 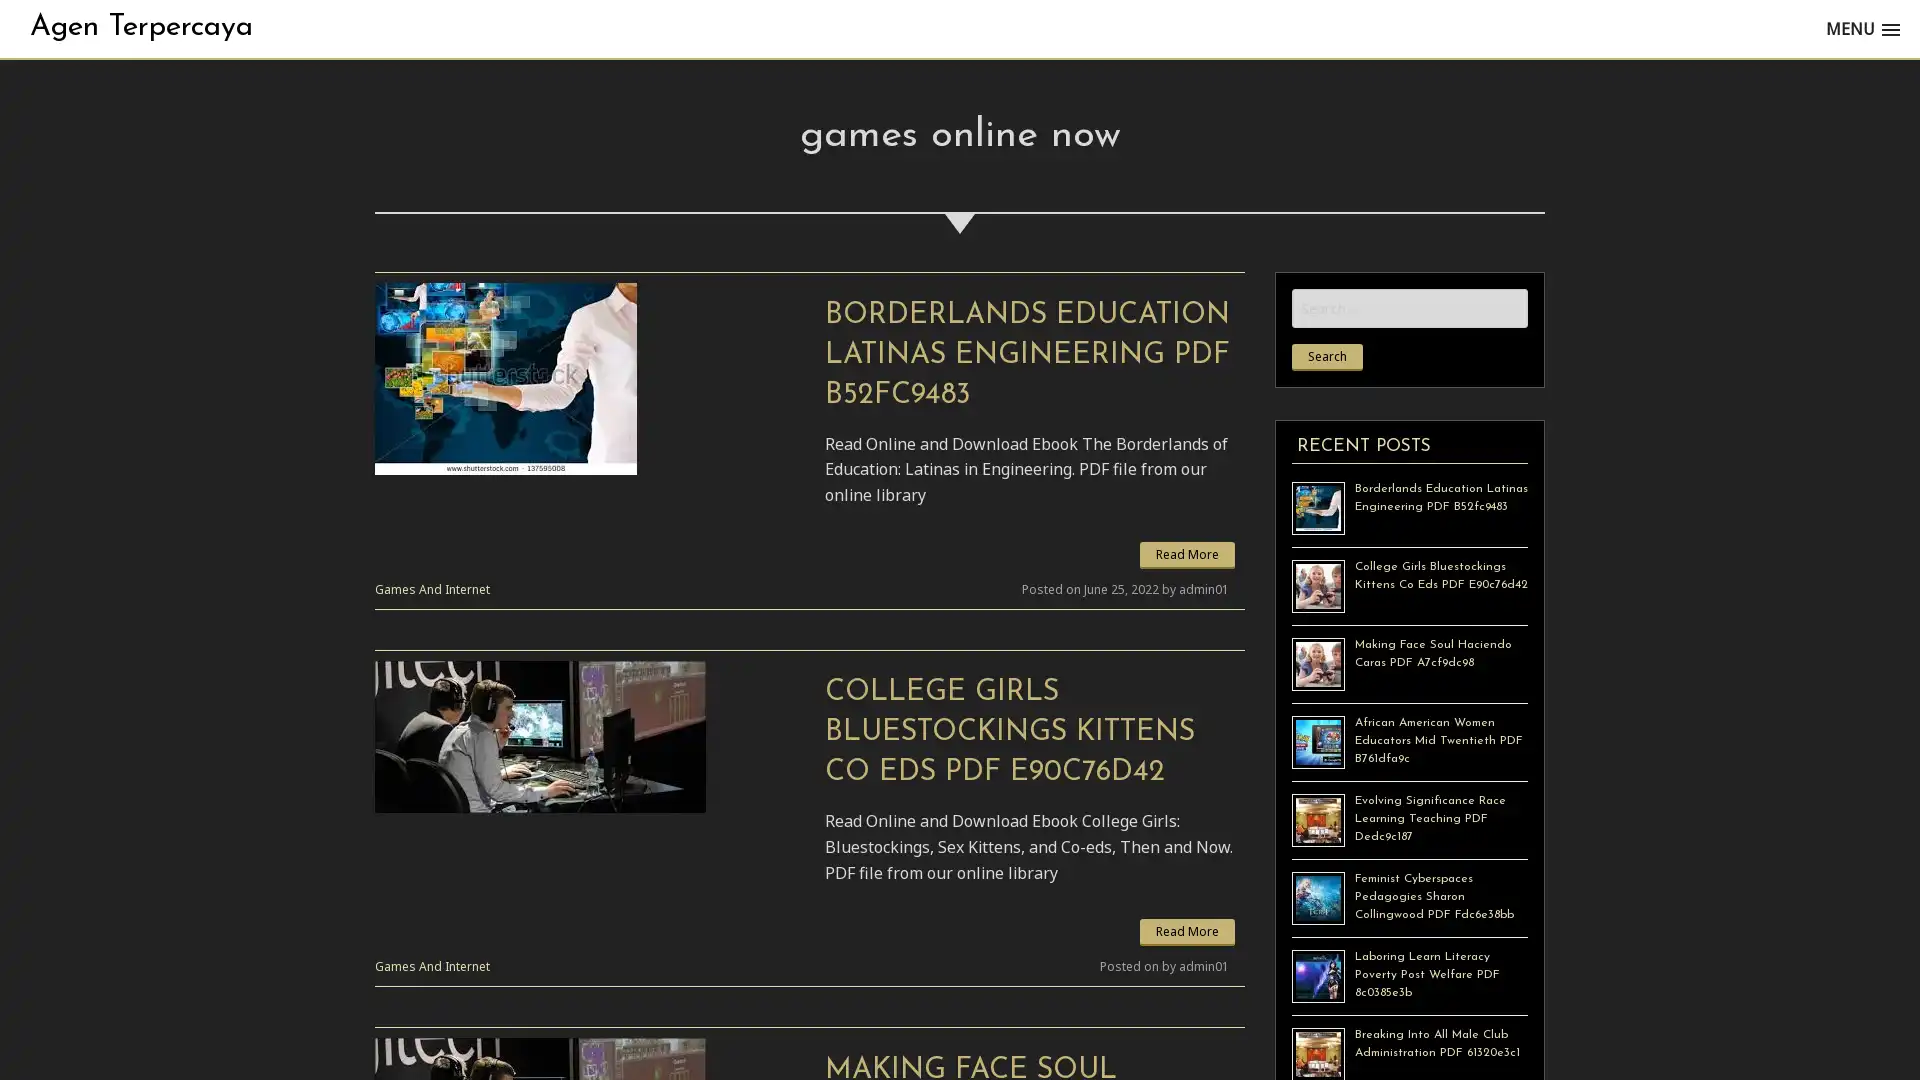 What do you see at coordinates (1327, 356) in the screenshot?
I see `Search` at bounding box center [1327, 356].